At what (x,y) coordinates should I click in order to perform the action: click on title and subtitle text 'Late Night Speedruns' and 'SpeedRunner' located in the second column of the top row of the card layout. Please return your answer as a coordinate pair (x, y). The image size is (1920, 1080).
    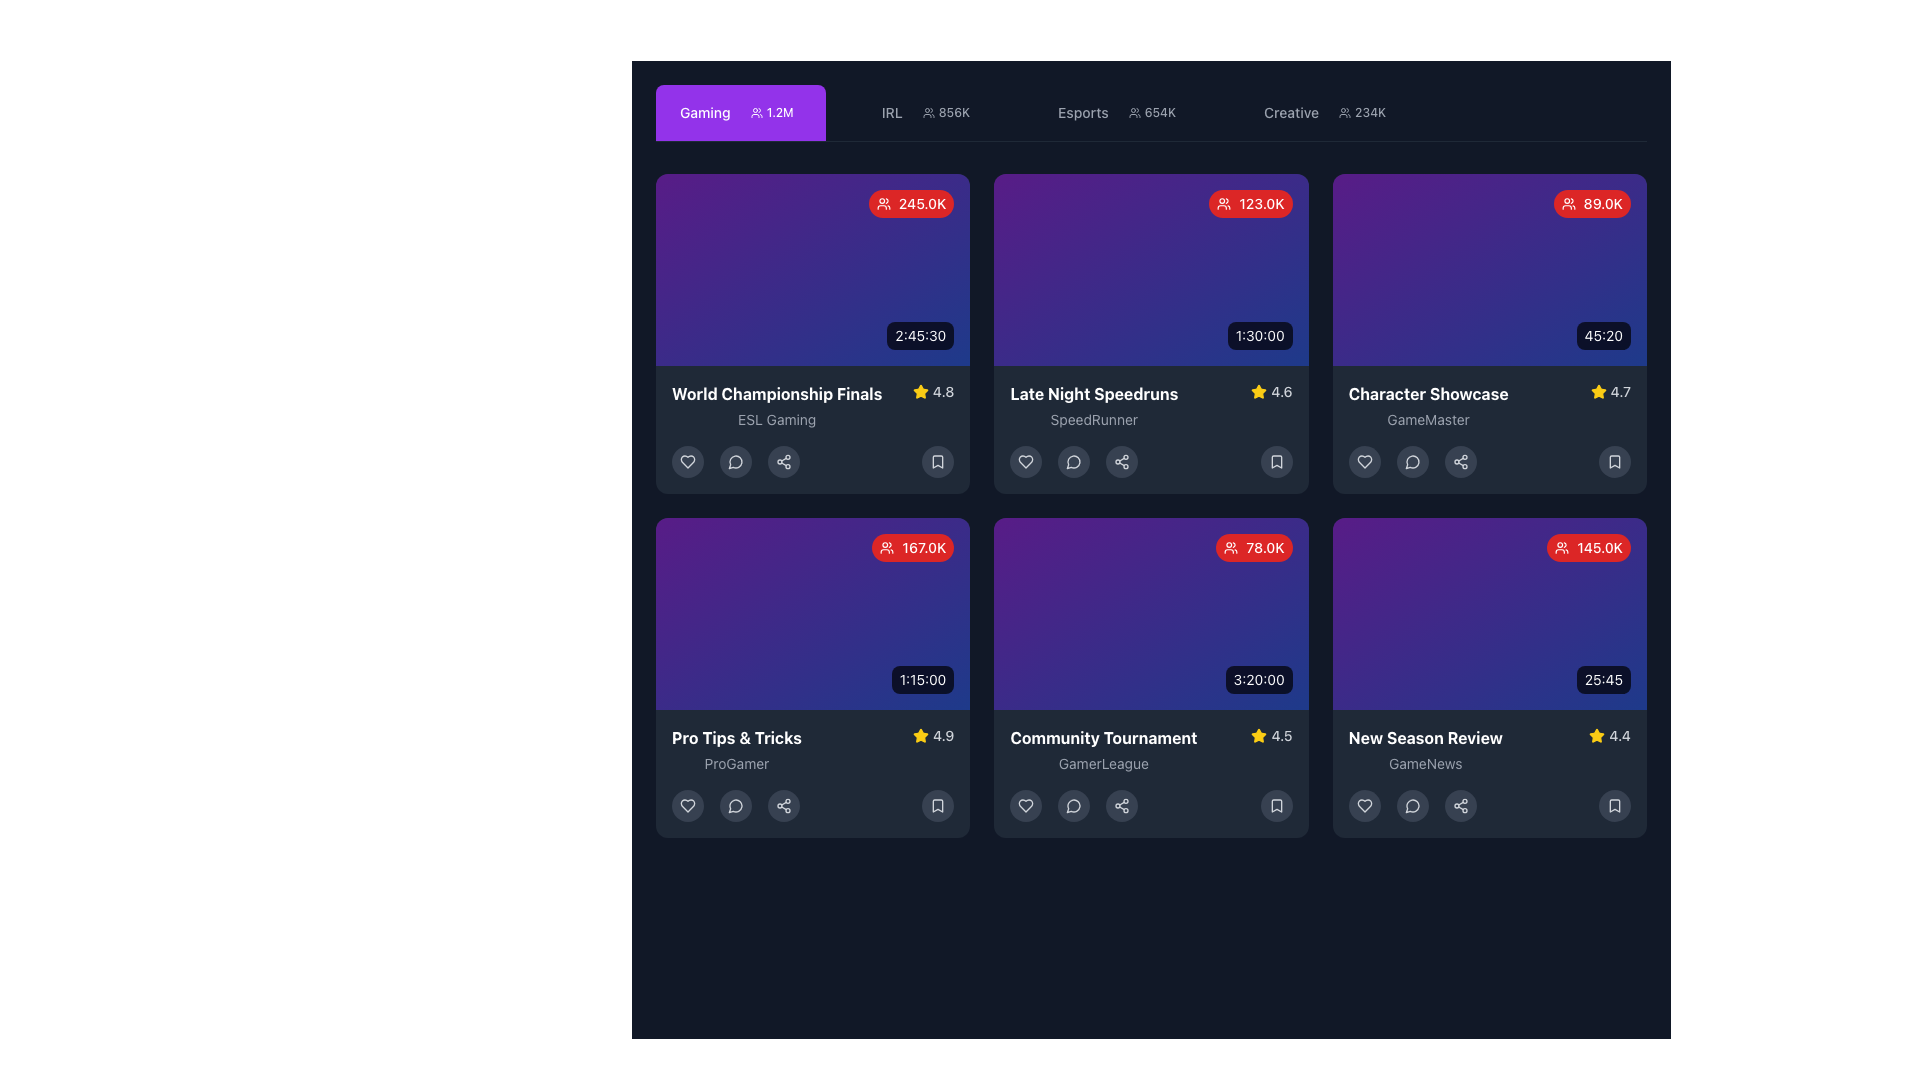
    Looking at the image, I should click on (1093, 405).